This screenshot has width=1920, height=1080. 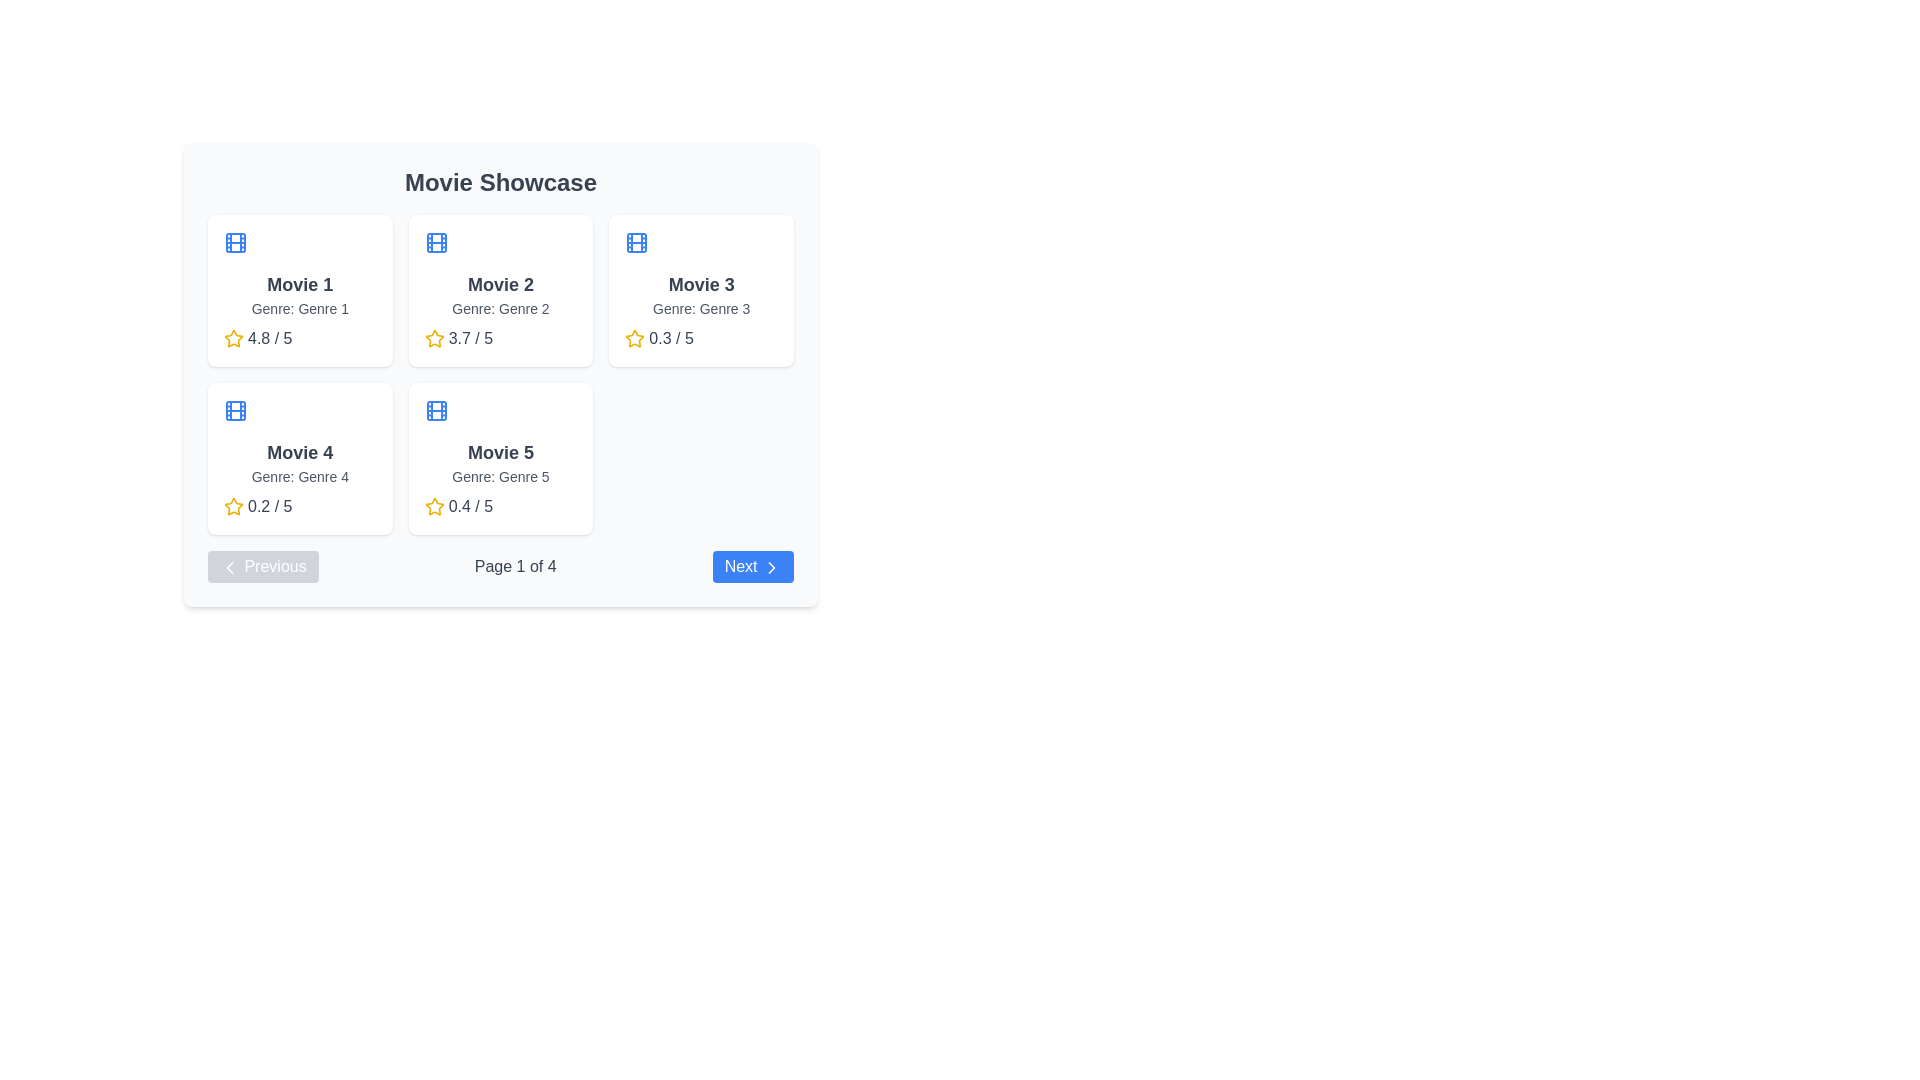 I want to click on the text label displaying the average score out of five, located in the first card below the text 'Movie 1' and 'Genre: Genre 1', so click(x=269, y=338).